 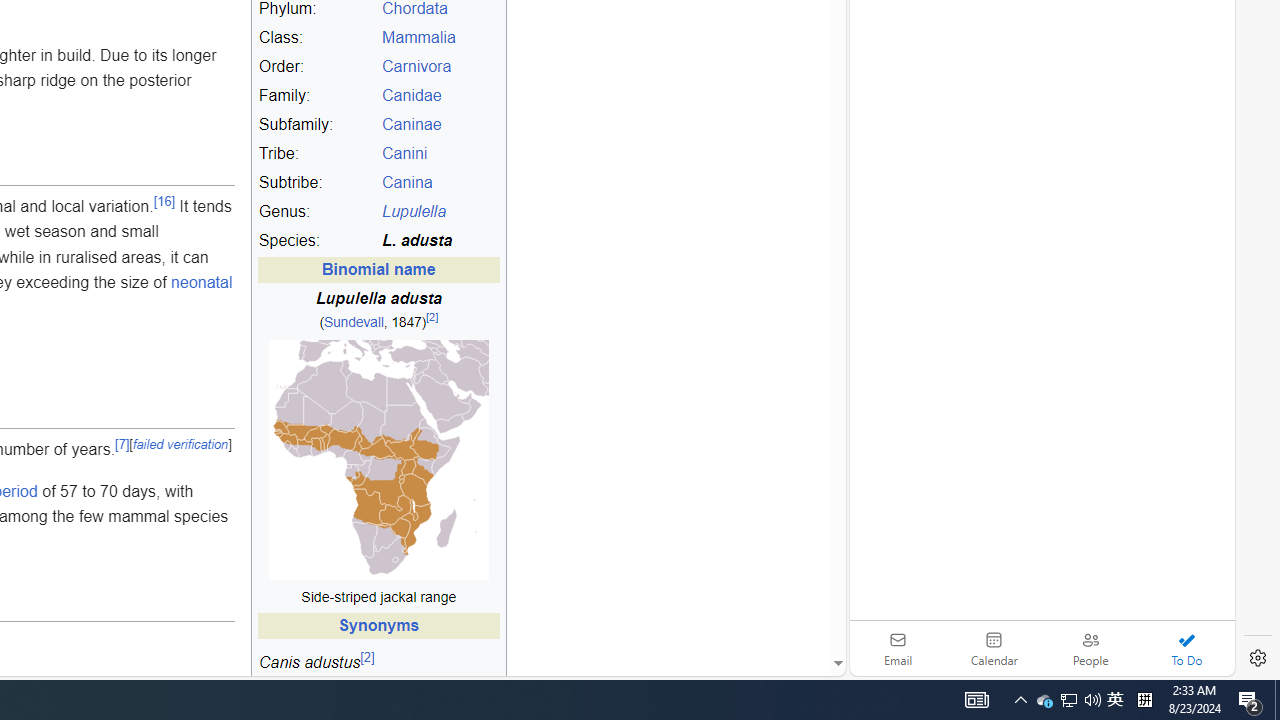 What do you see at coordinates (378, 311) in the screenshot?
I see `'Lupulella adusta (Sundevall, 1847)[2]'` at bounding box center [378, 311].